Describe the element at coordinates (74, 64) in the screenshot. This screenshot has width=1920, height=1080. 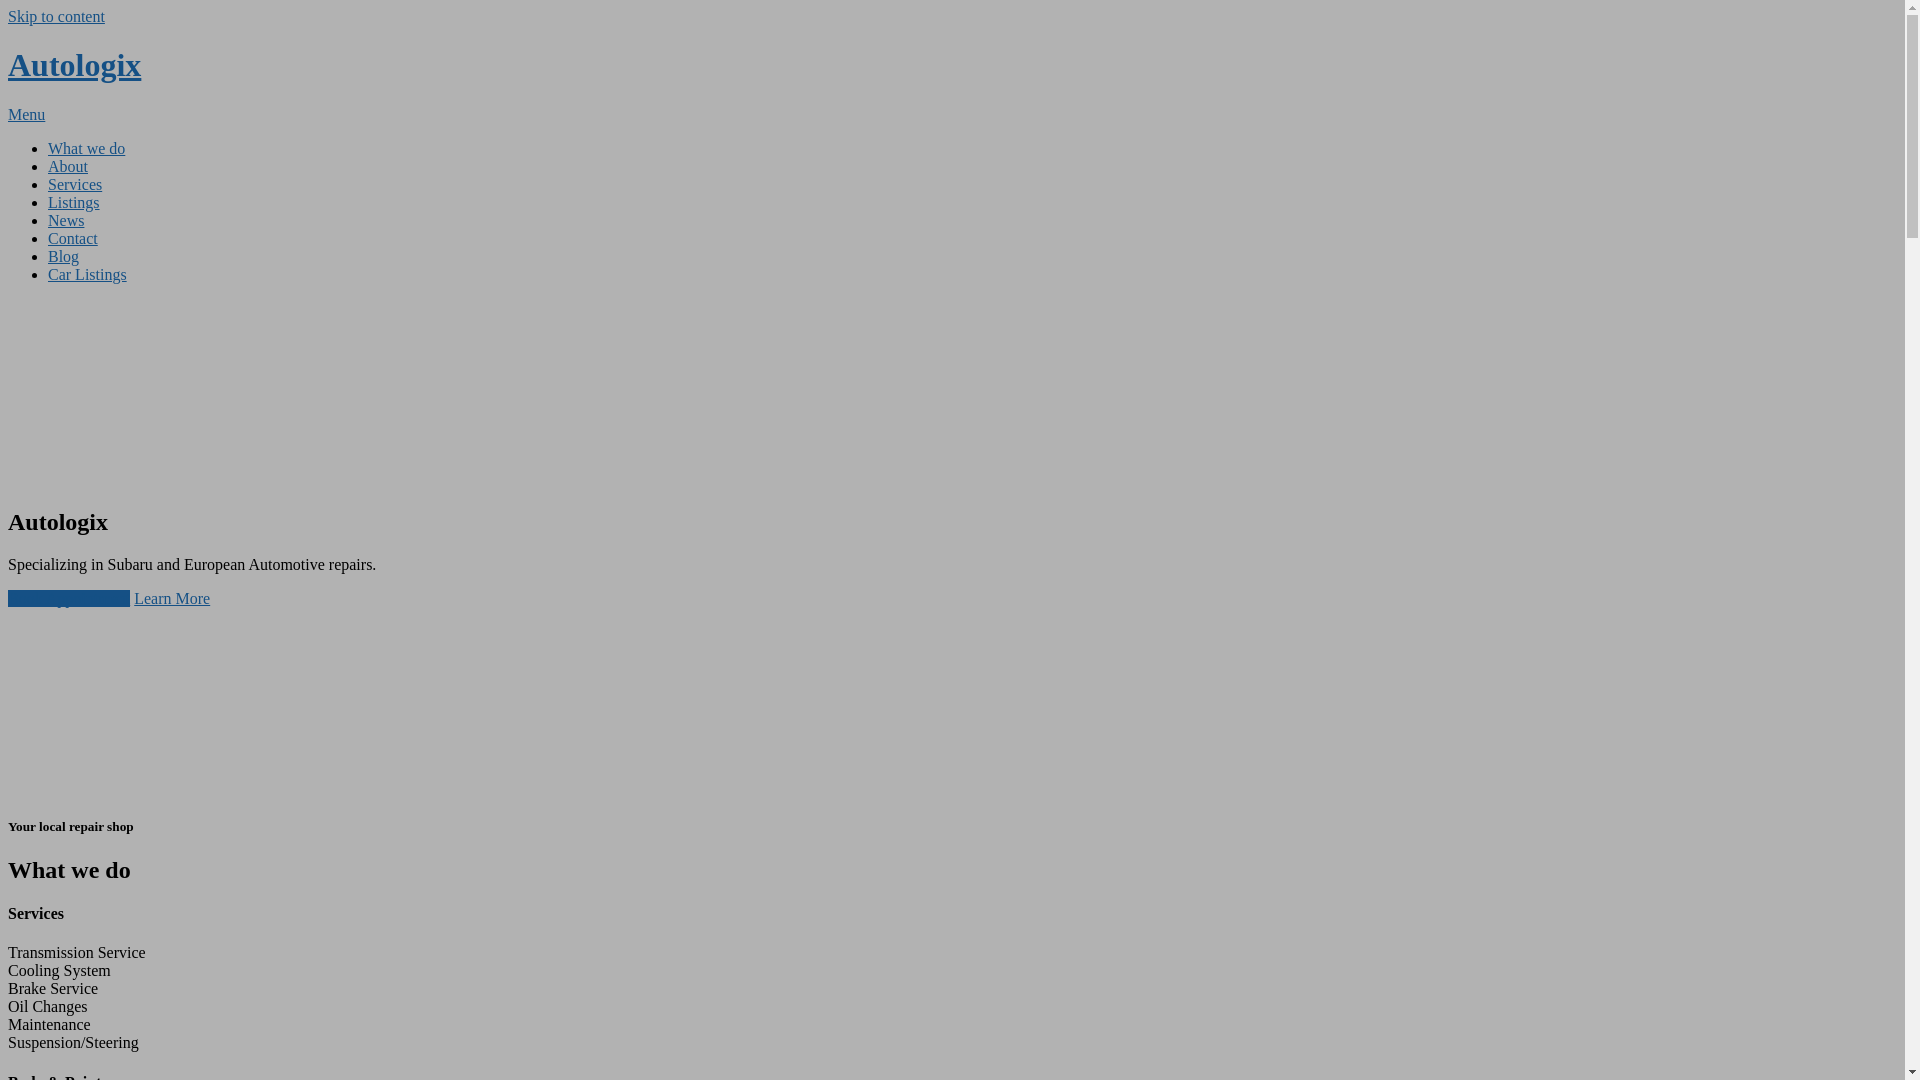
I see `'Autologix'` at that location.